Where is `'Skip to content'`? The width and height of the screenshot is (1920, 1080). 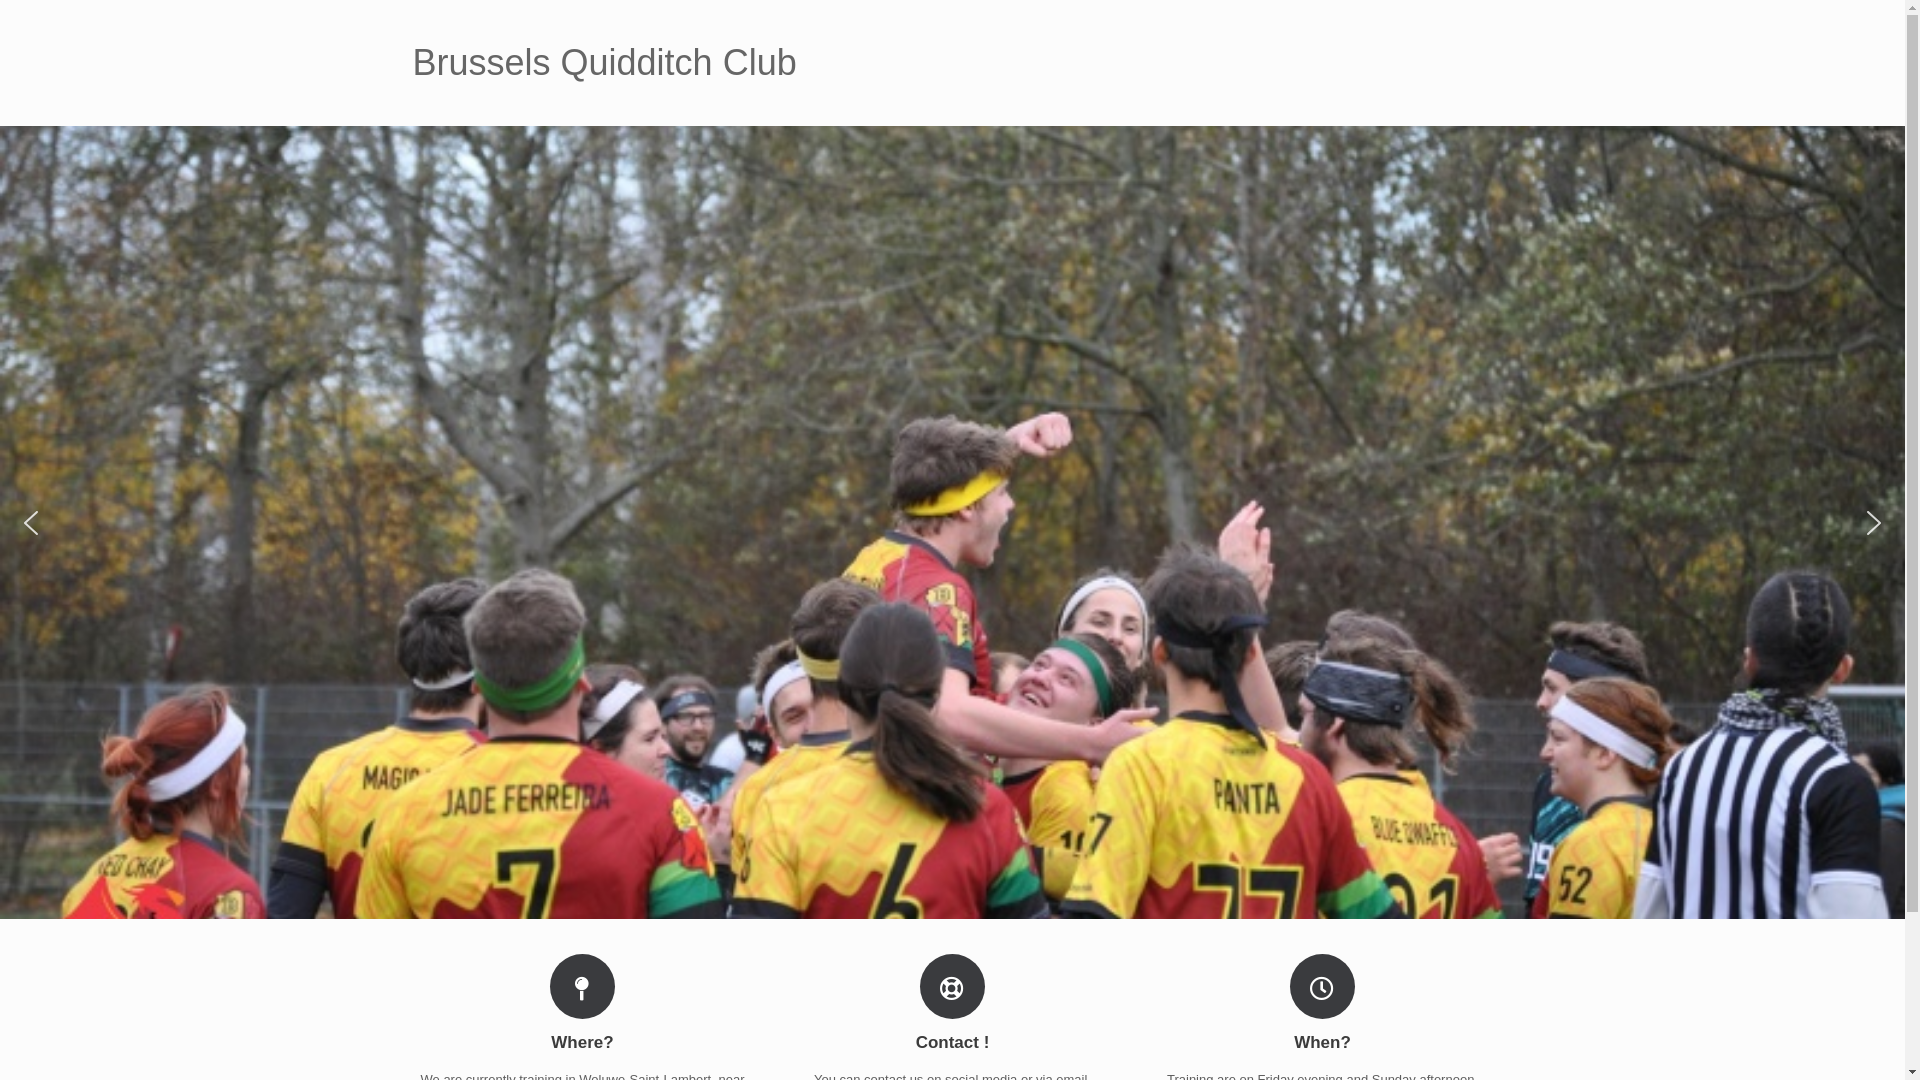 'Skip to content' is located at coordinates (0, 0).